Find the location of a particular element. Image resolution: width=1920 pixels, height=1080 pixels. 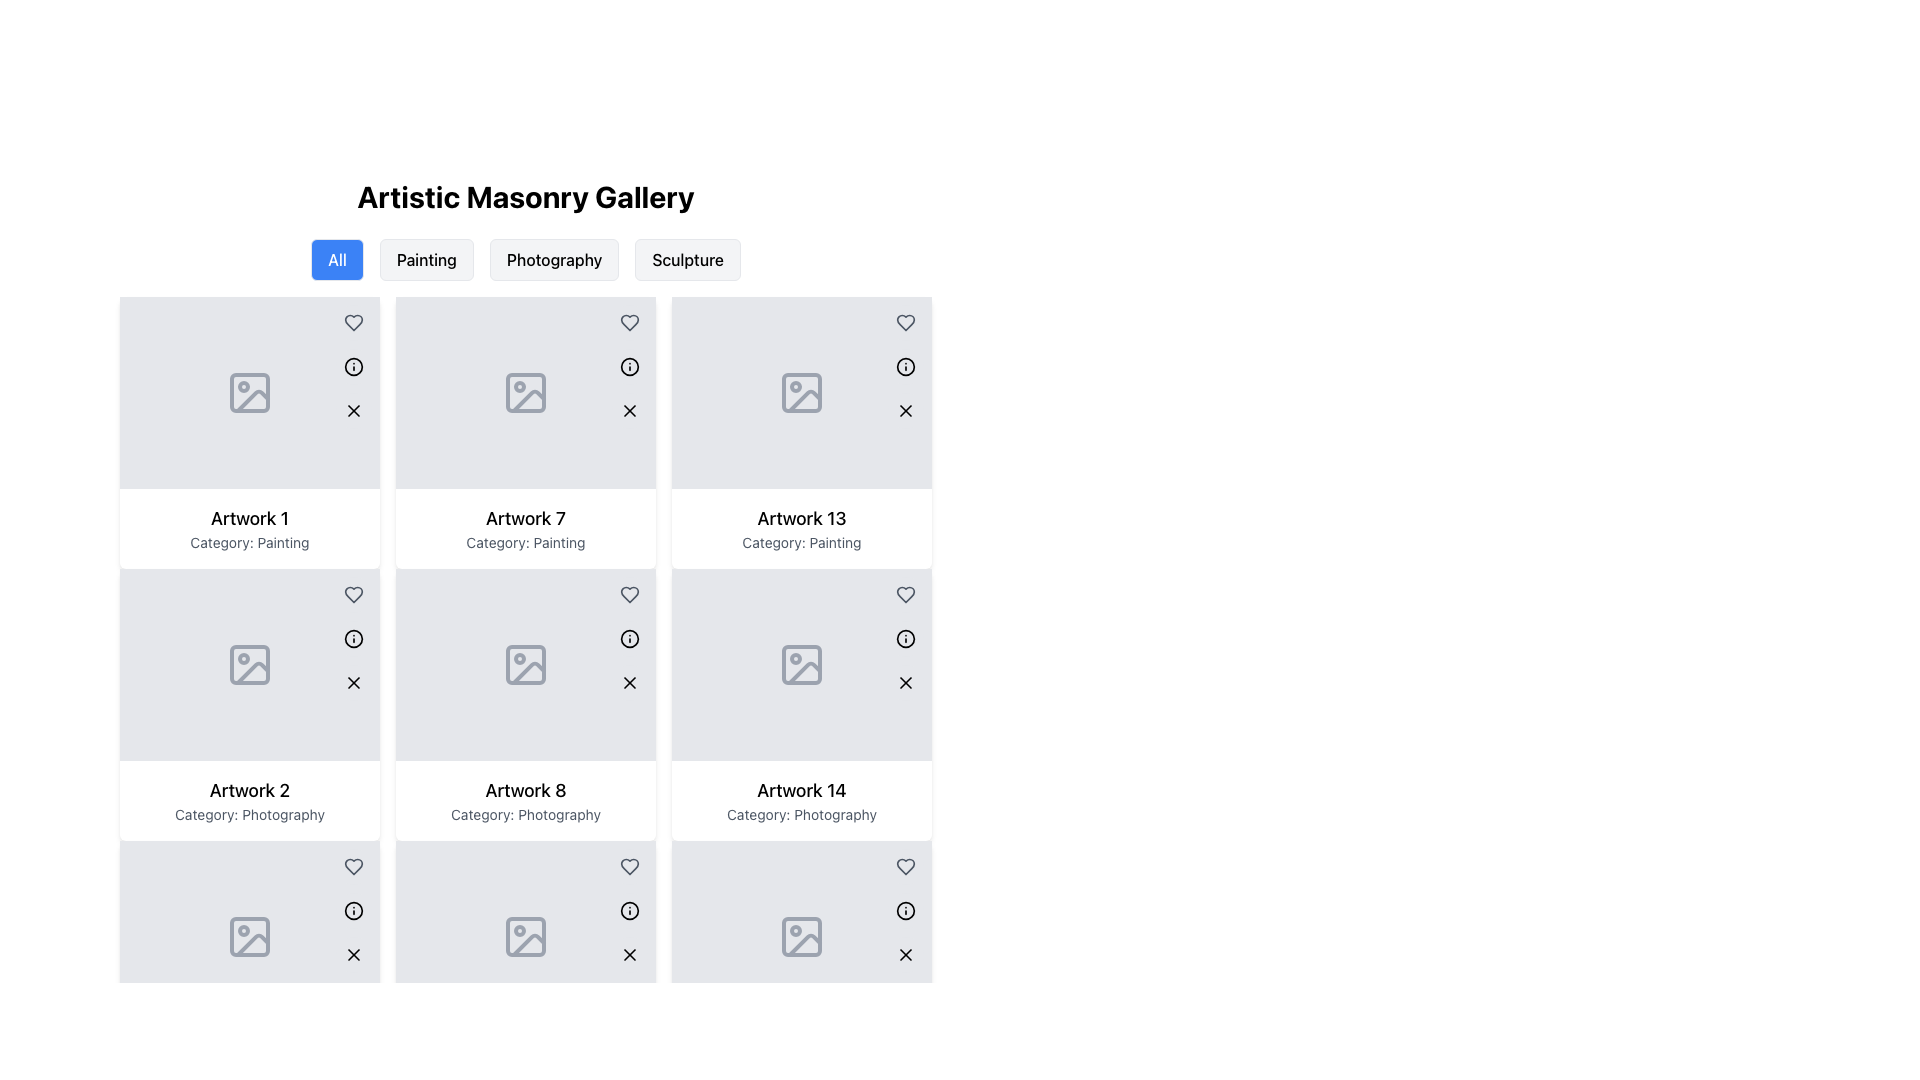

the delete button located at the top-right corner of the 'Artwork 8: Category: Photography' tile is located at coordinates (628, 681).